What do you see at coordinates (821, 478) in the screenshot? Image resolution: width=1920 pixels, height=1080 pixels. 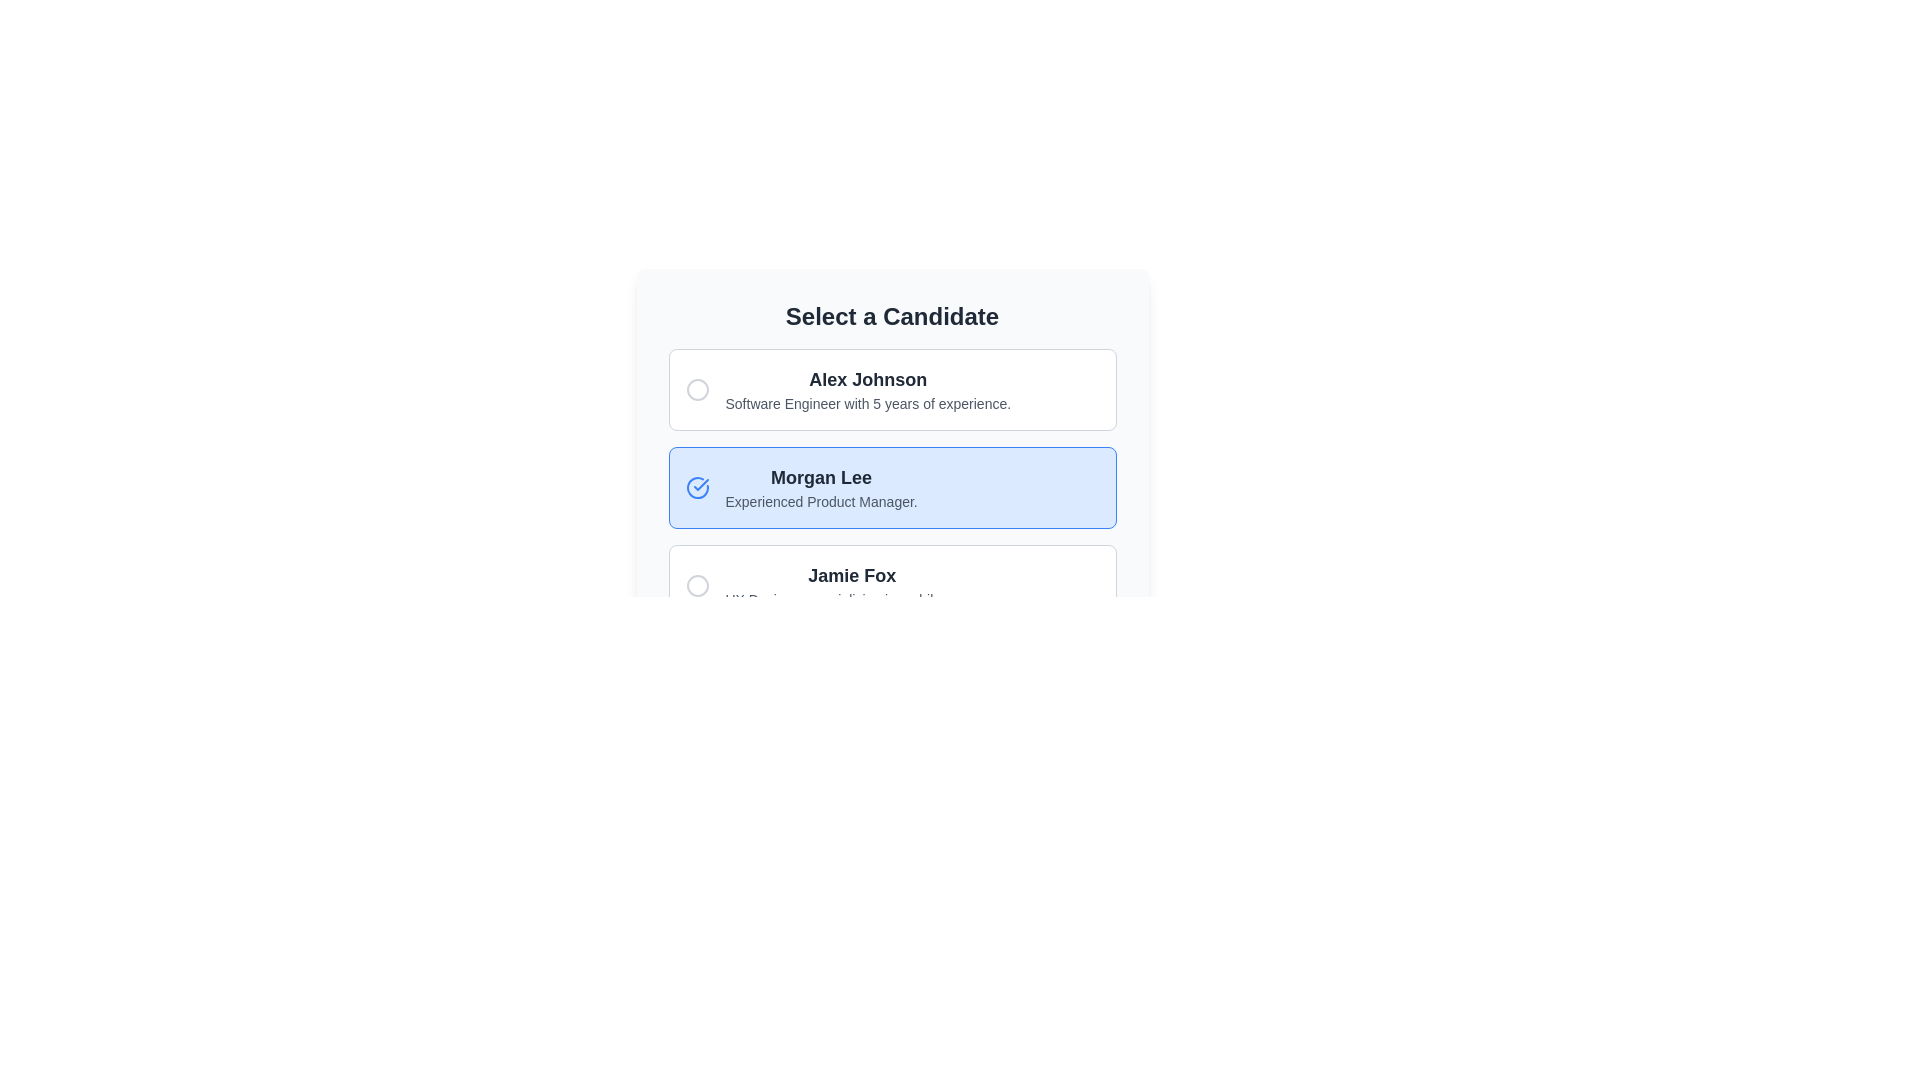 I see `the text label for the second candidate named 'Morgan Lee', which identifies the candidate's name in the selection card under 'Select a Candidate'` at bounding box center [821, 478].